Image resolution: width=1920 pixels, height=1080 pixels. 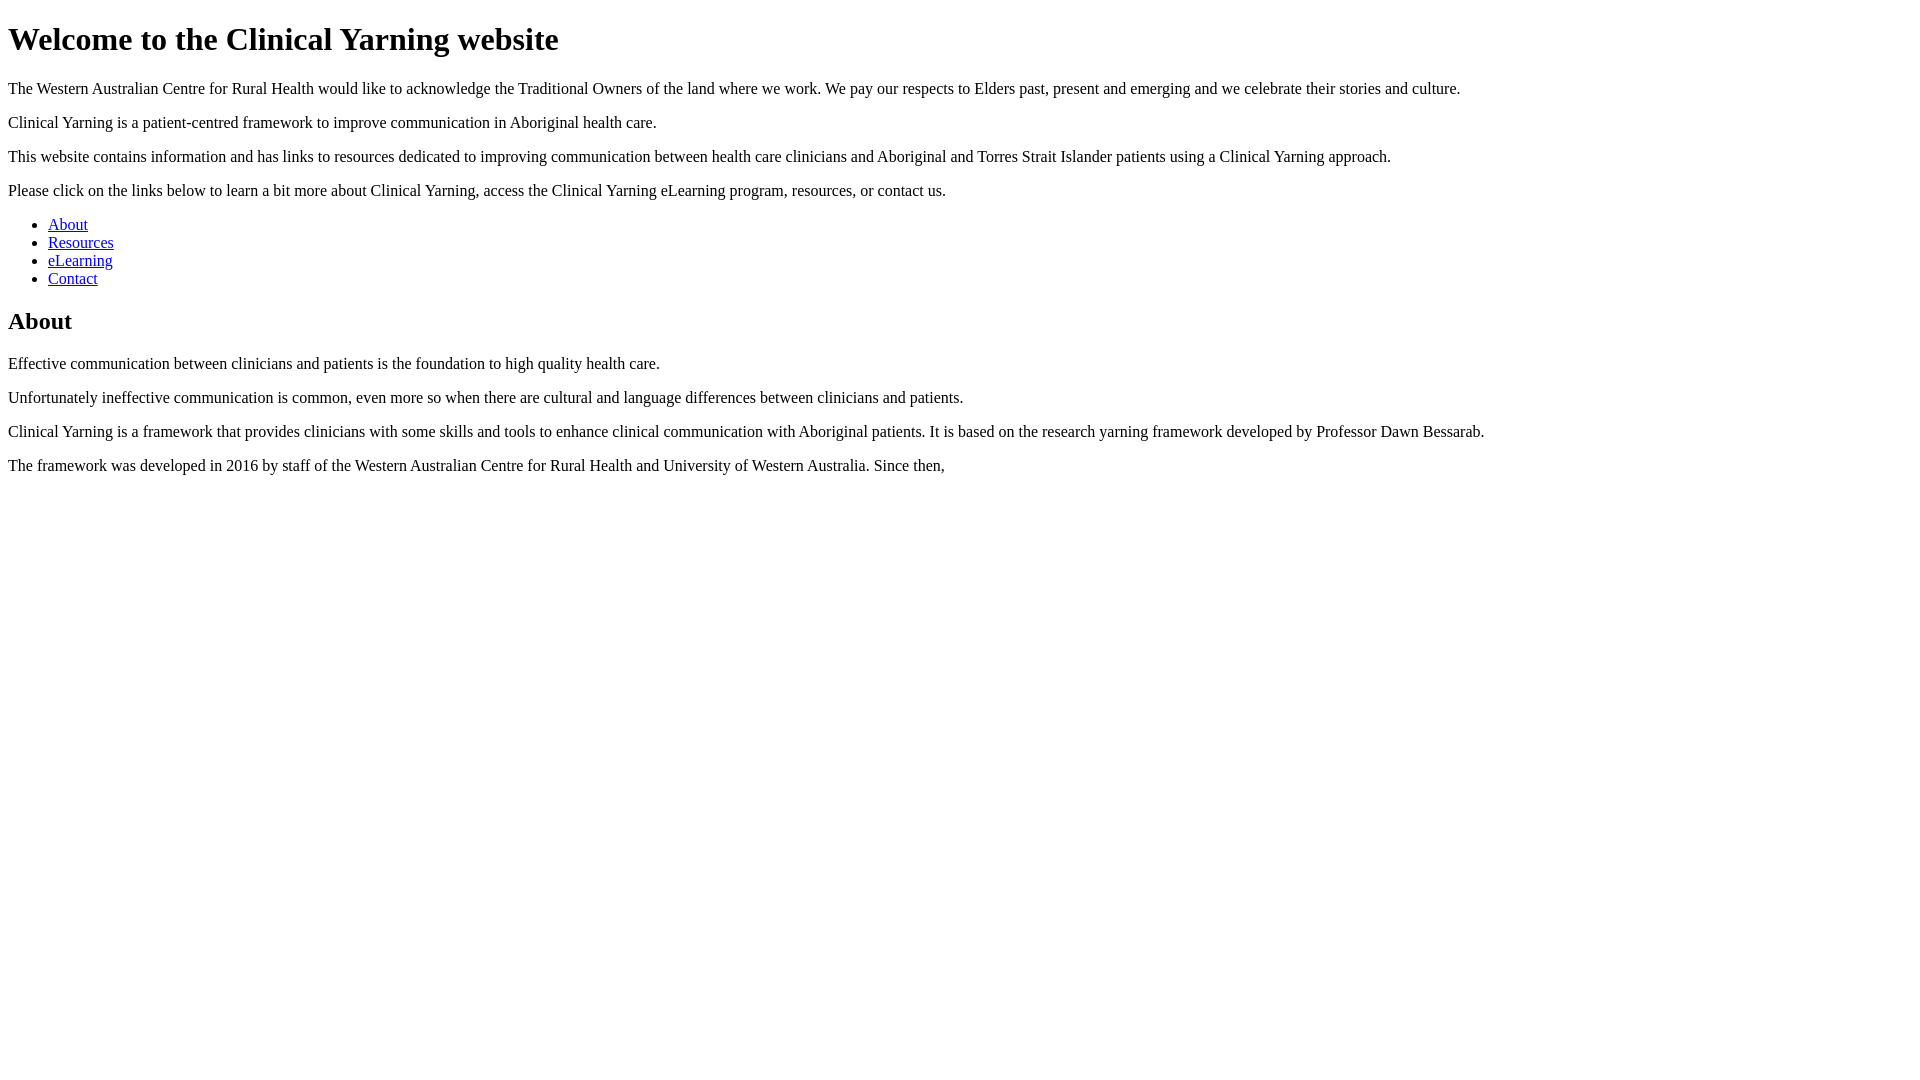 I want to click on 'Contact', so click(x=72, y=278).